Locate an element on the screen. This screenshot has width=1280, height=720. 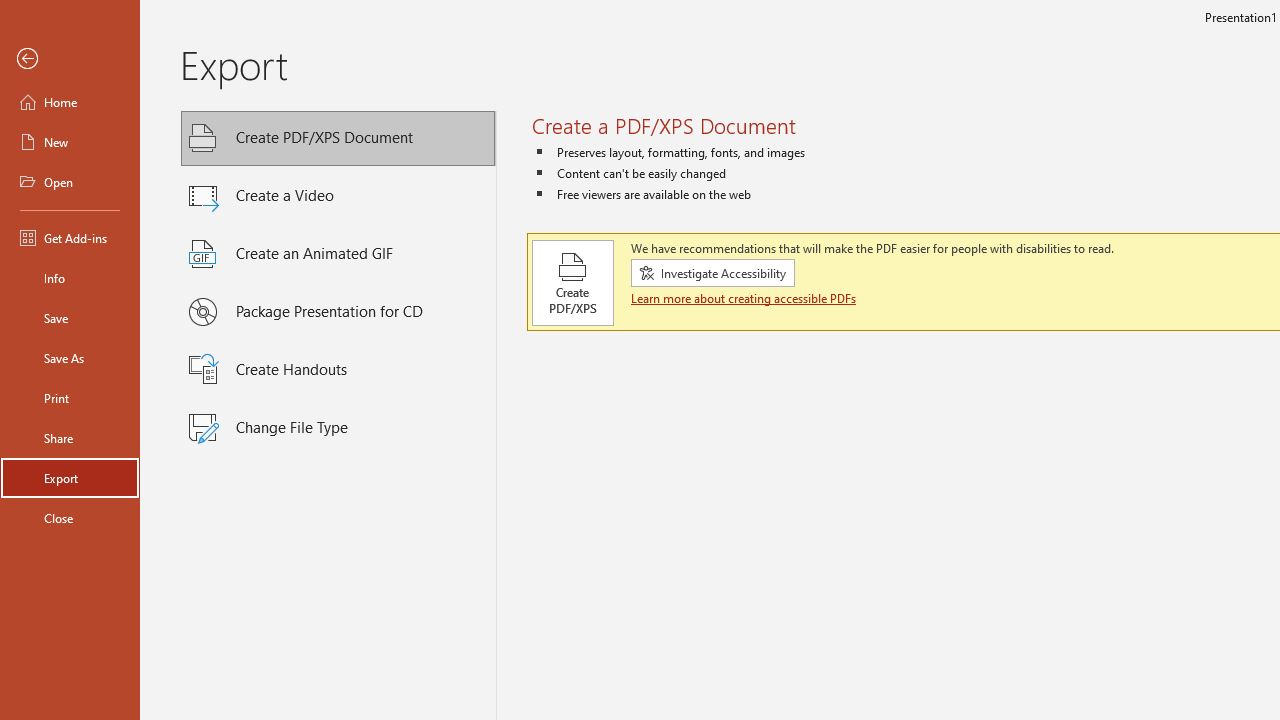
'Learn more about creating accessible PDFs' is located at coordinates (744, 298).